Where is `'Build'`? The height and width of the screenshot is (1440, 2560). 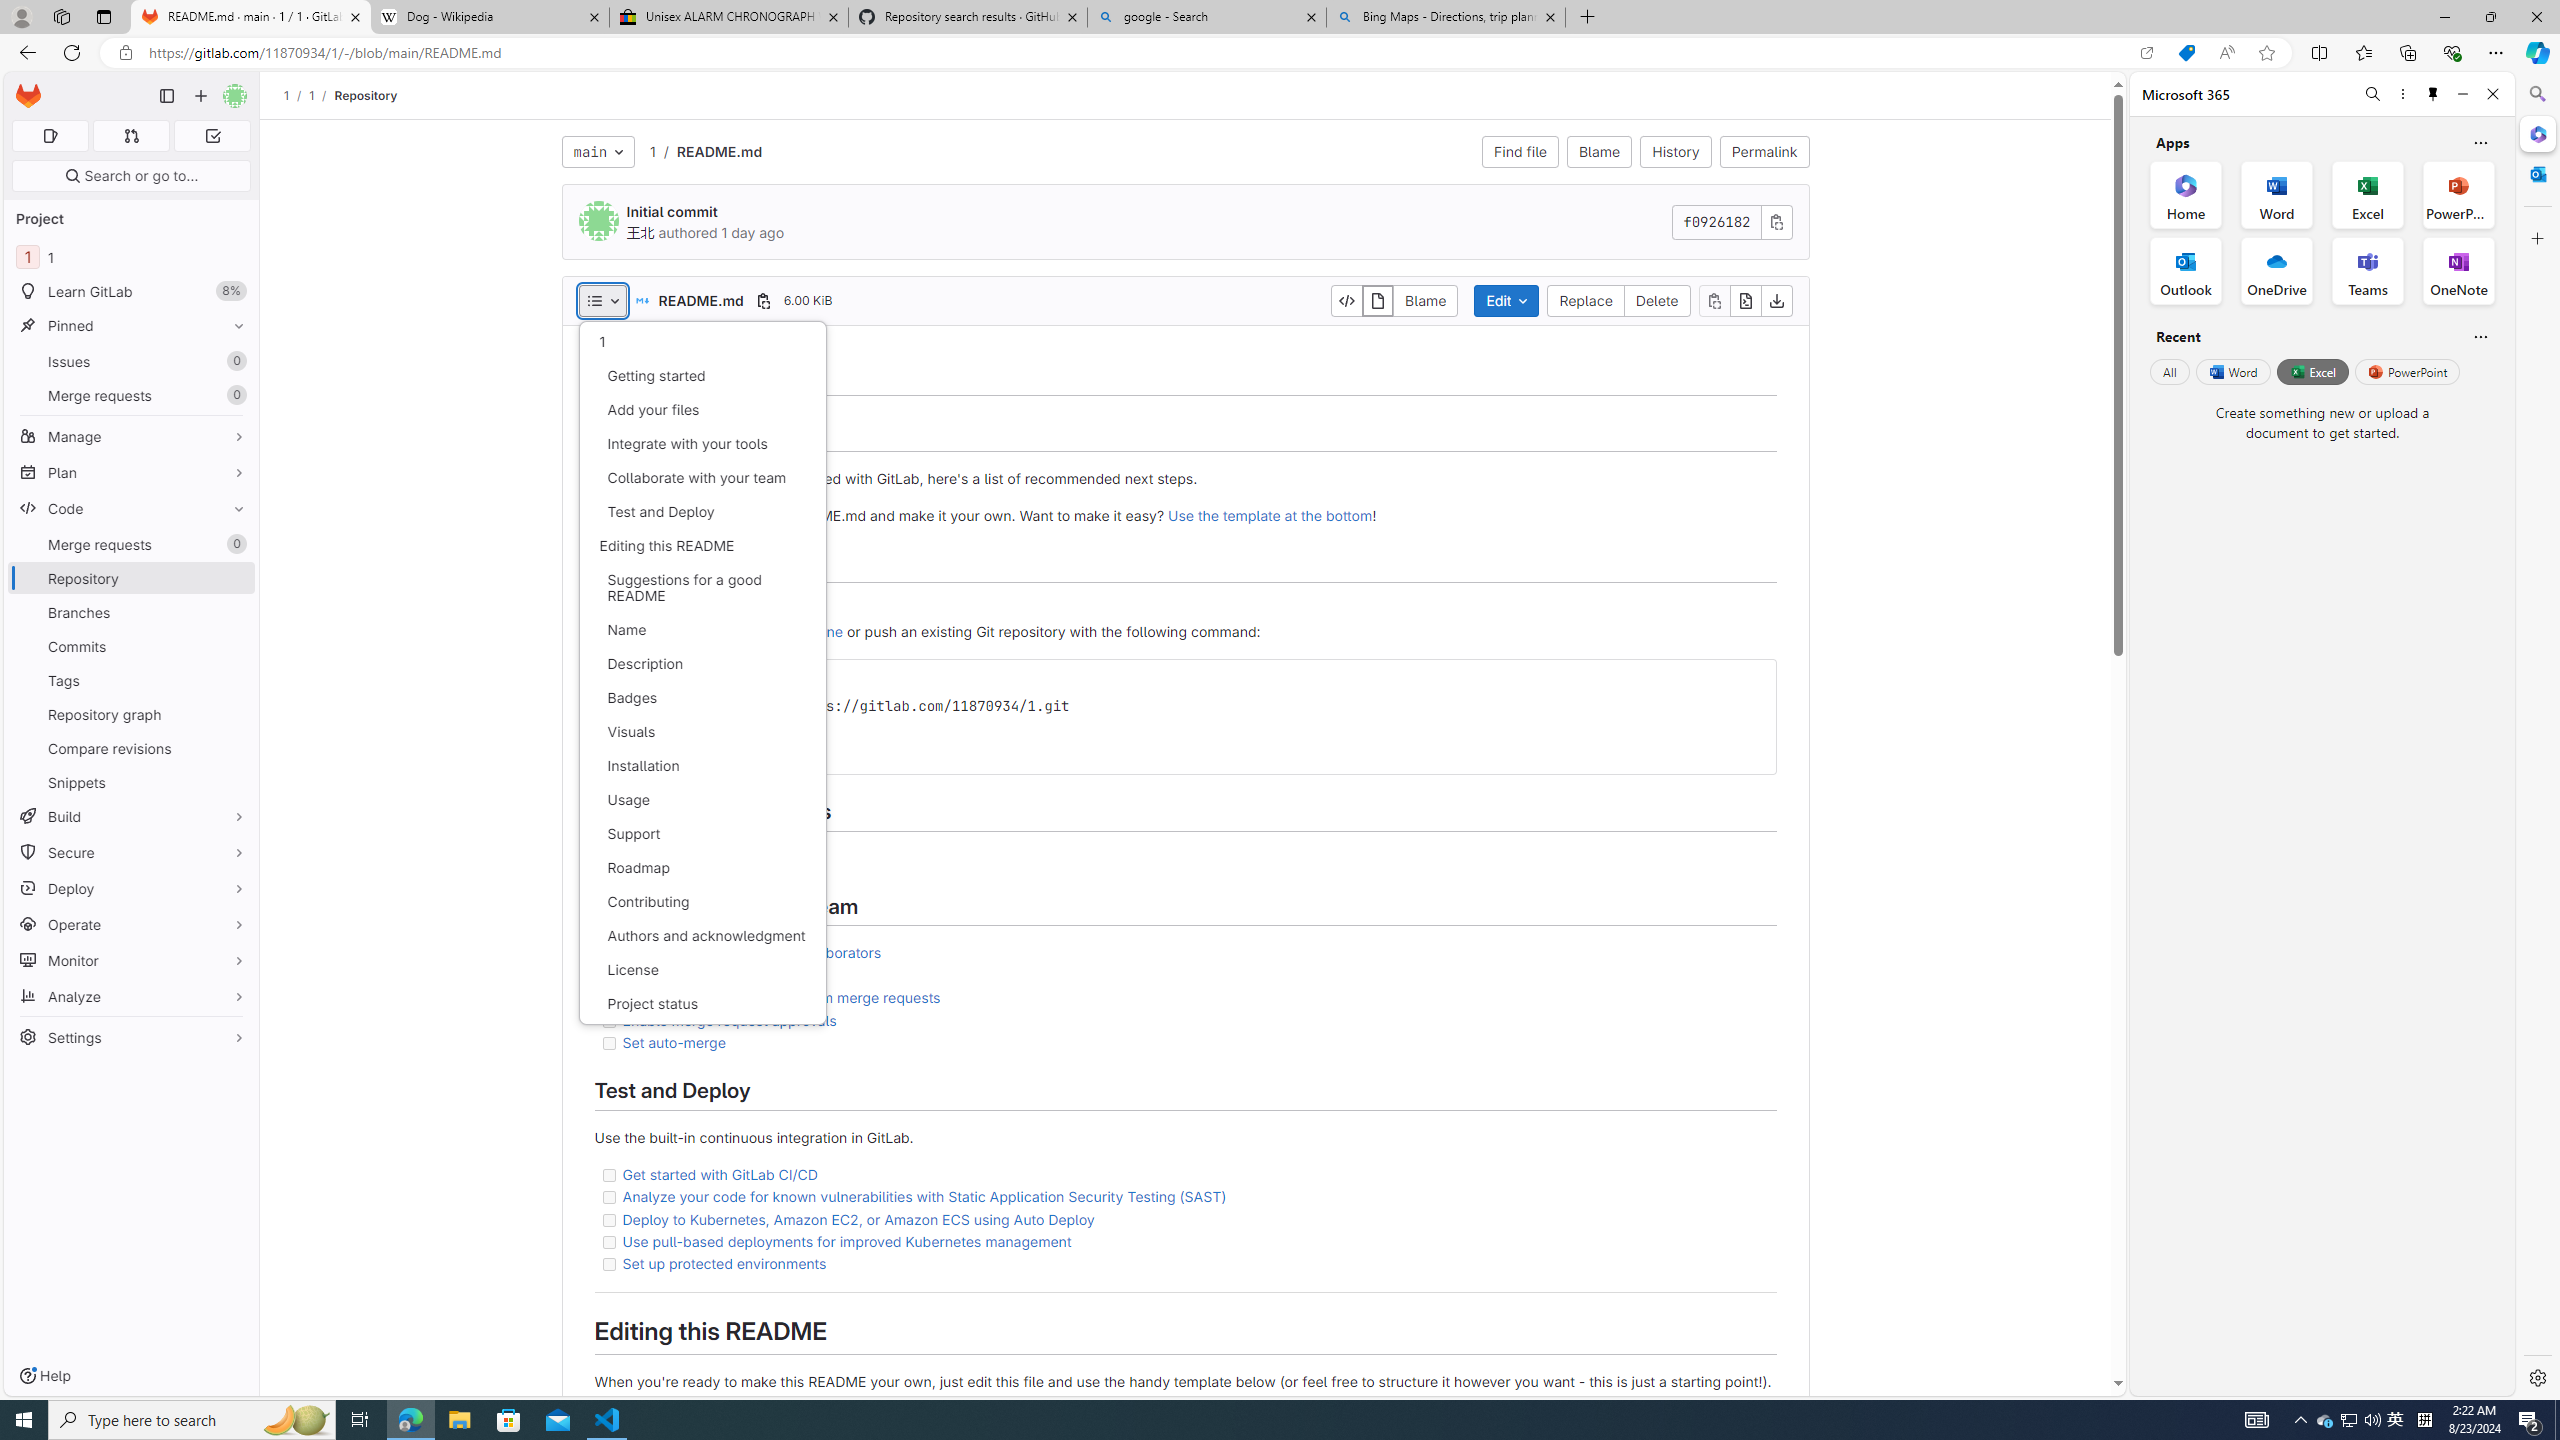
'Build' is located at coordinates (130, 815).